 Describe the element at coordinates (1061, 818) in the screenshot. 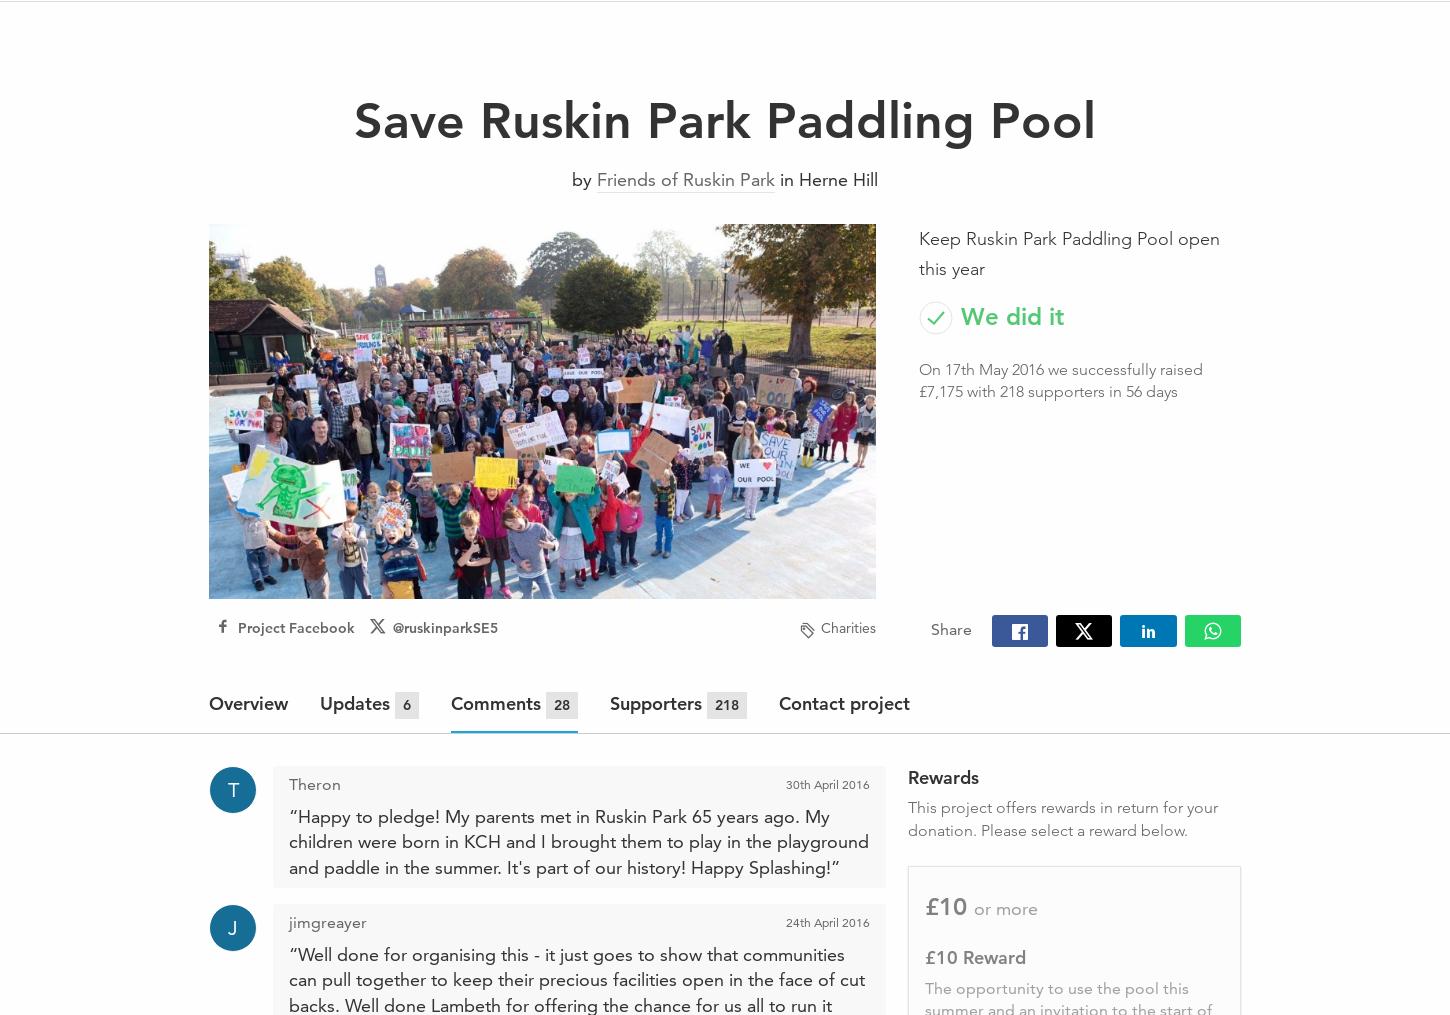

I see `'This project offers rewards in return for your donation. Please select a reward below.'` at that location.